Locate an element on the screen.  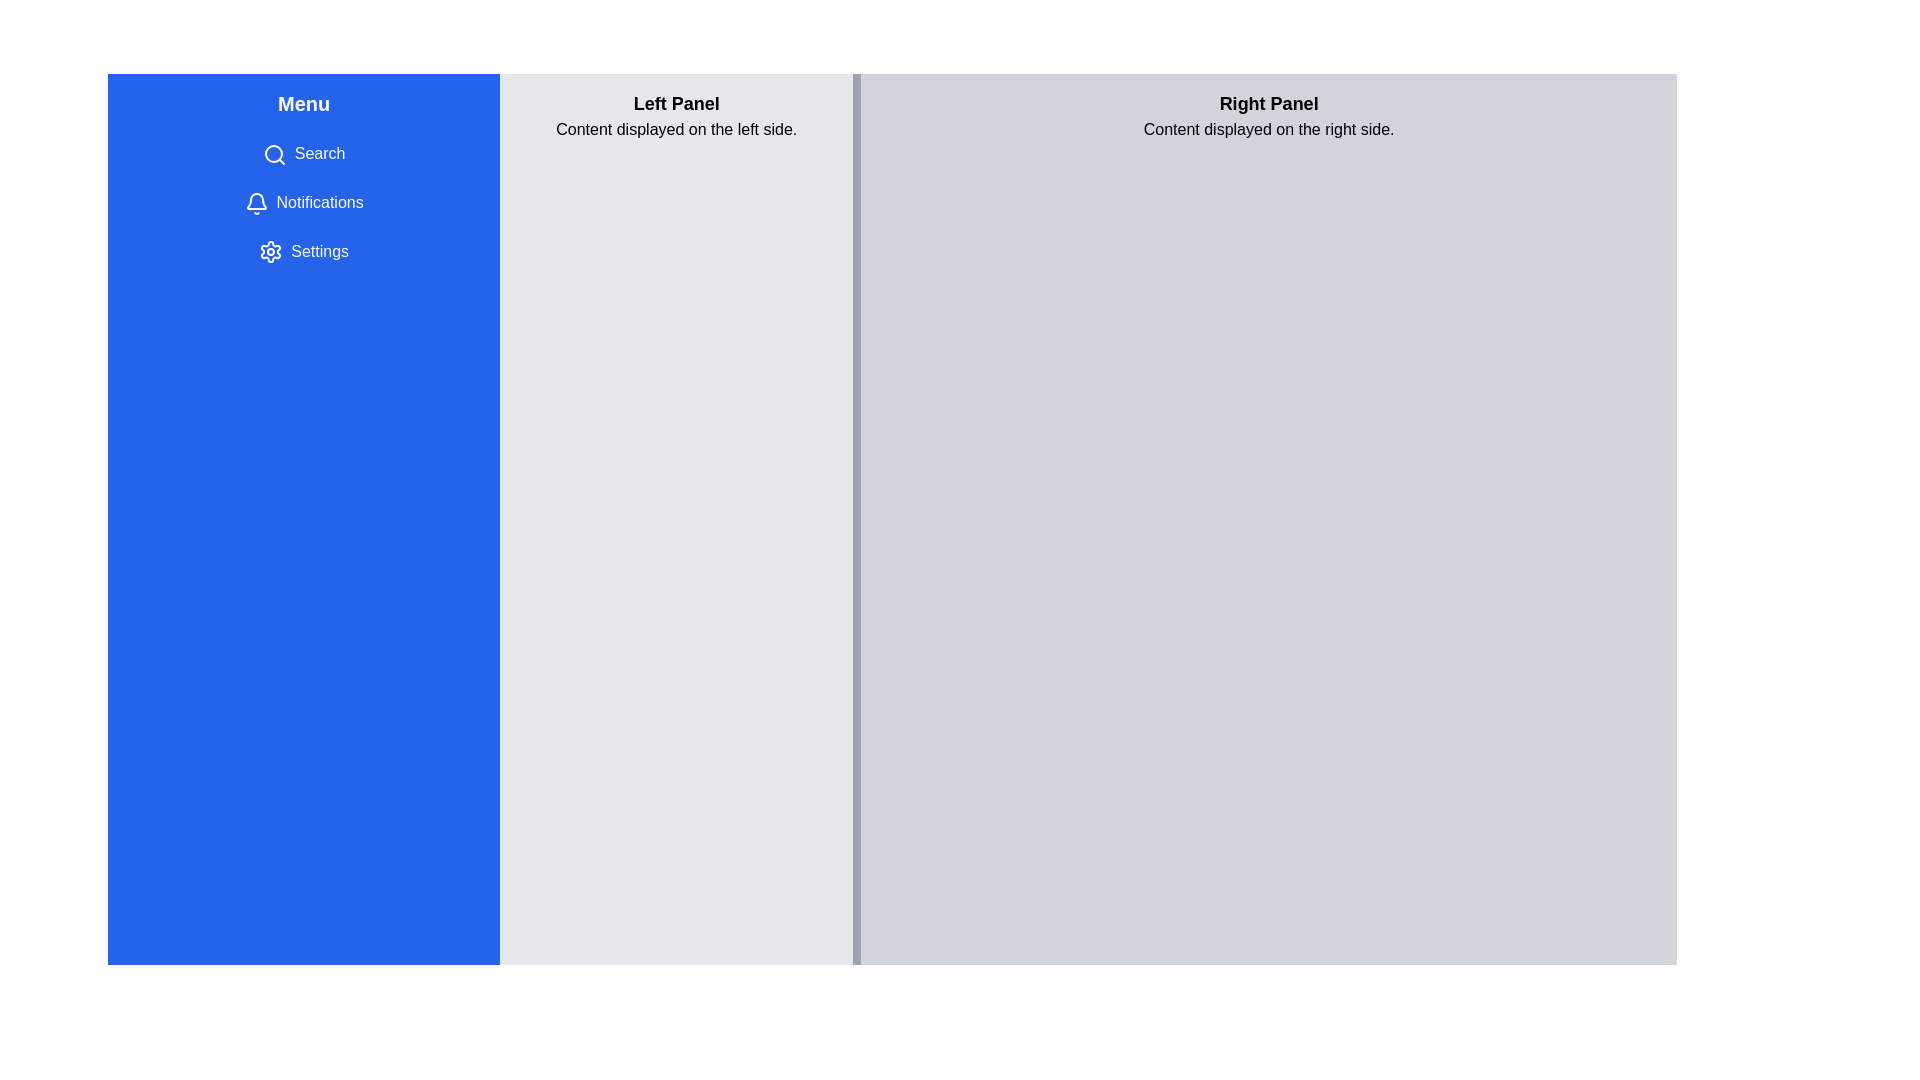
the lower portion of the bell icon representing the notification feature in the 'Notifications' section of the side menu is located at coordinates (255, 200).